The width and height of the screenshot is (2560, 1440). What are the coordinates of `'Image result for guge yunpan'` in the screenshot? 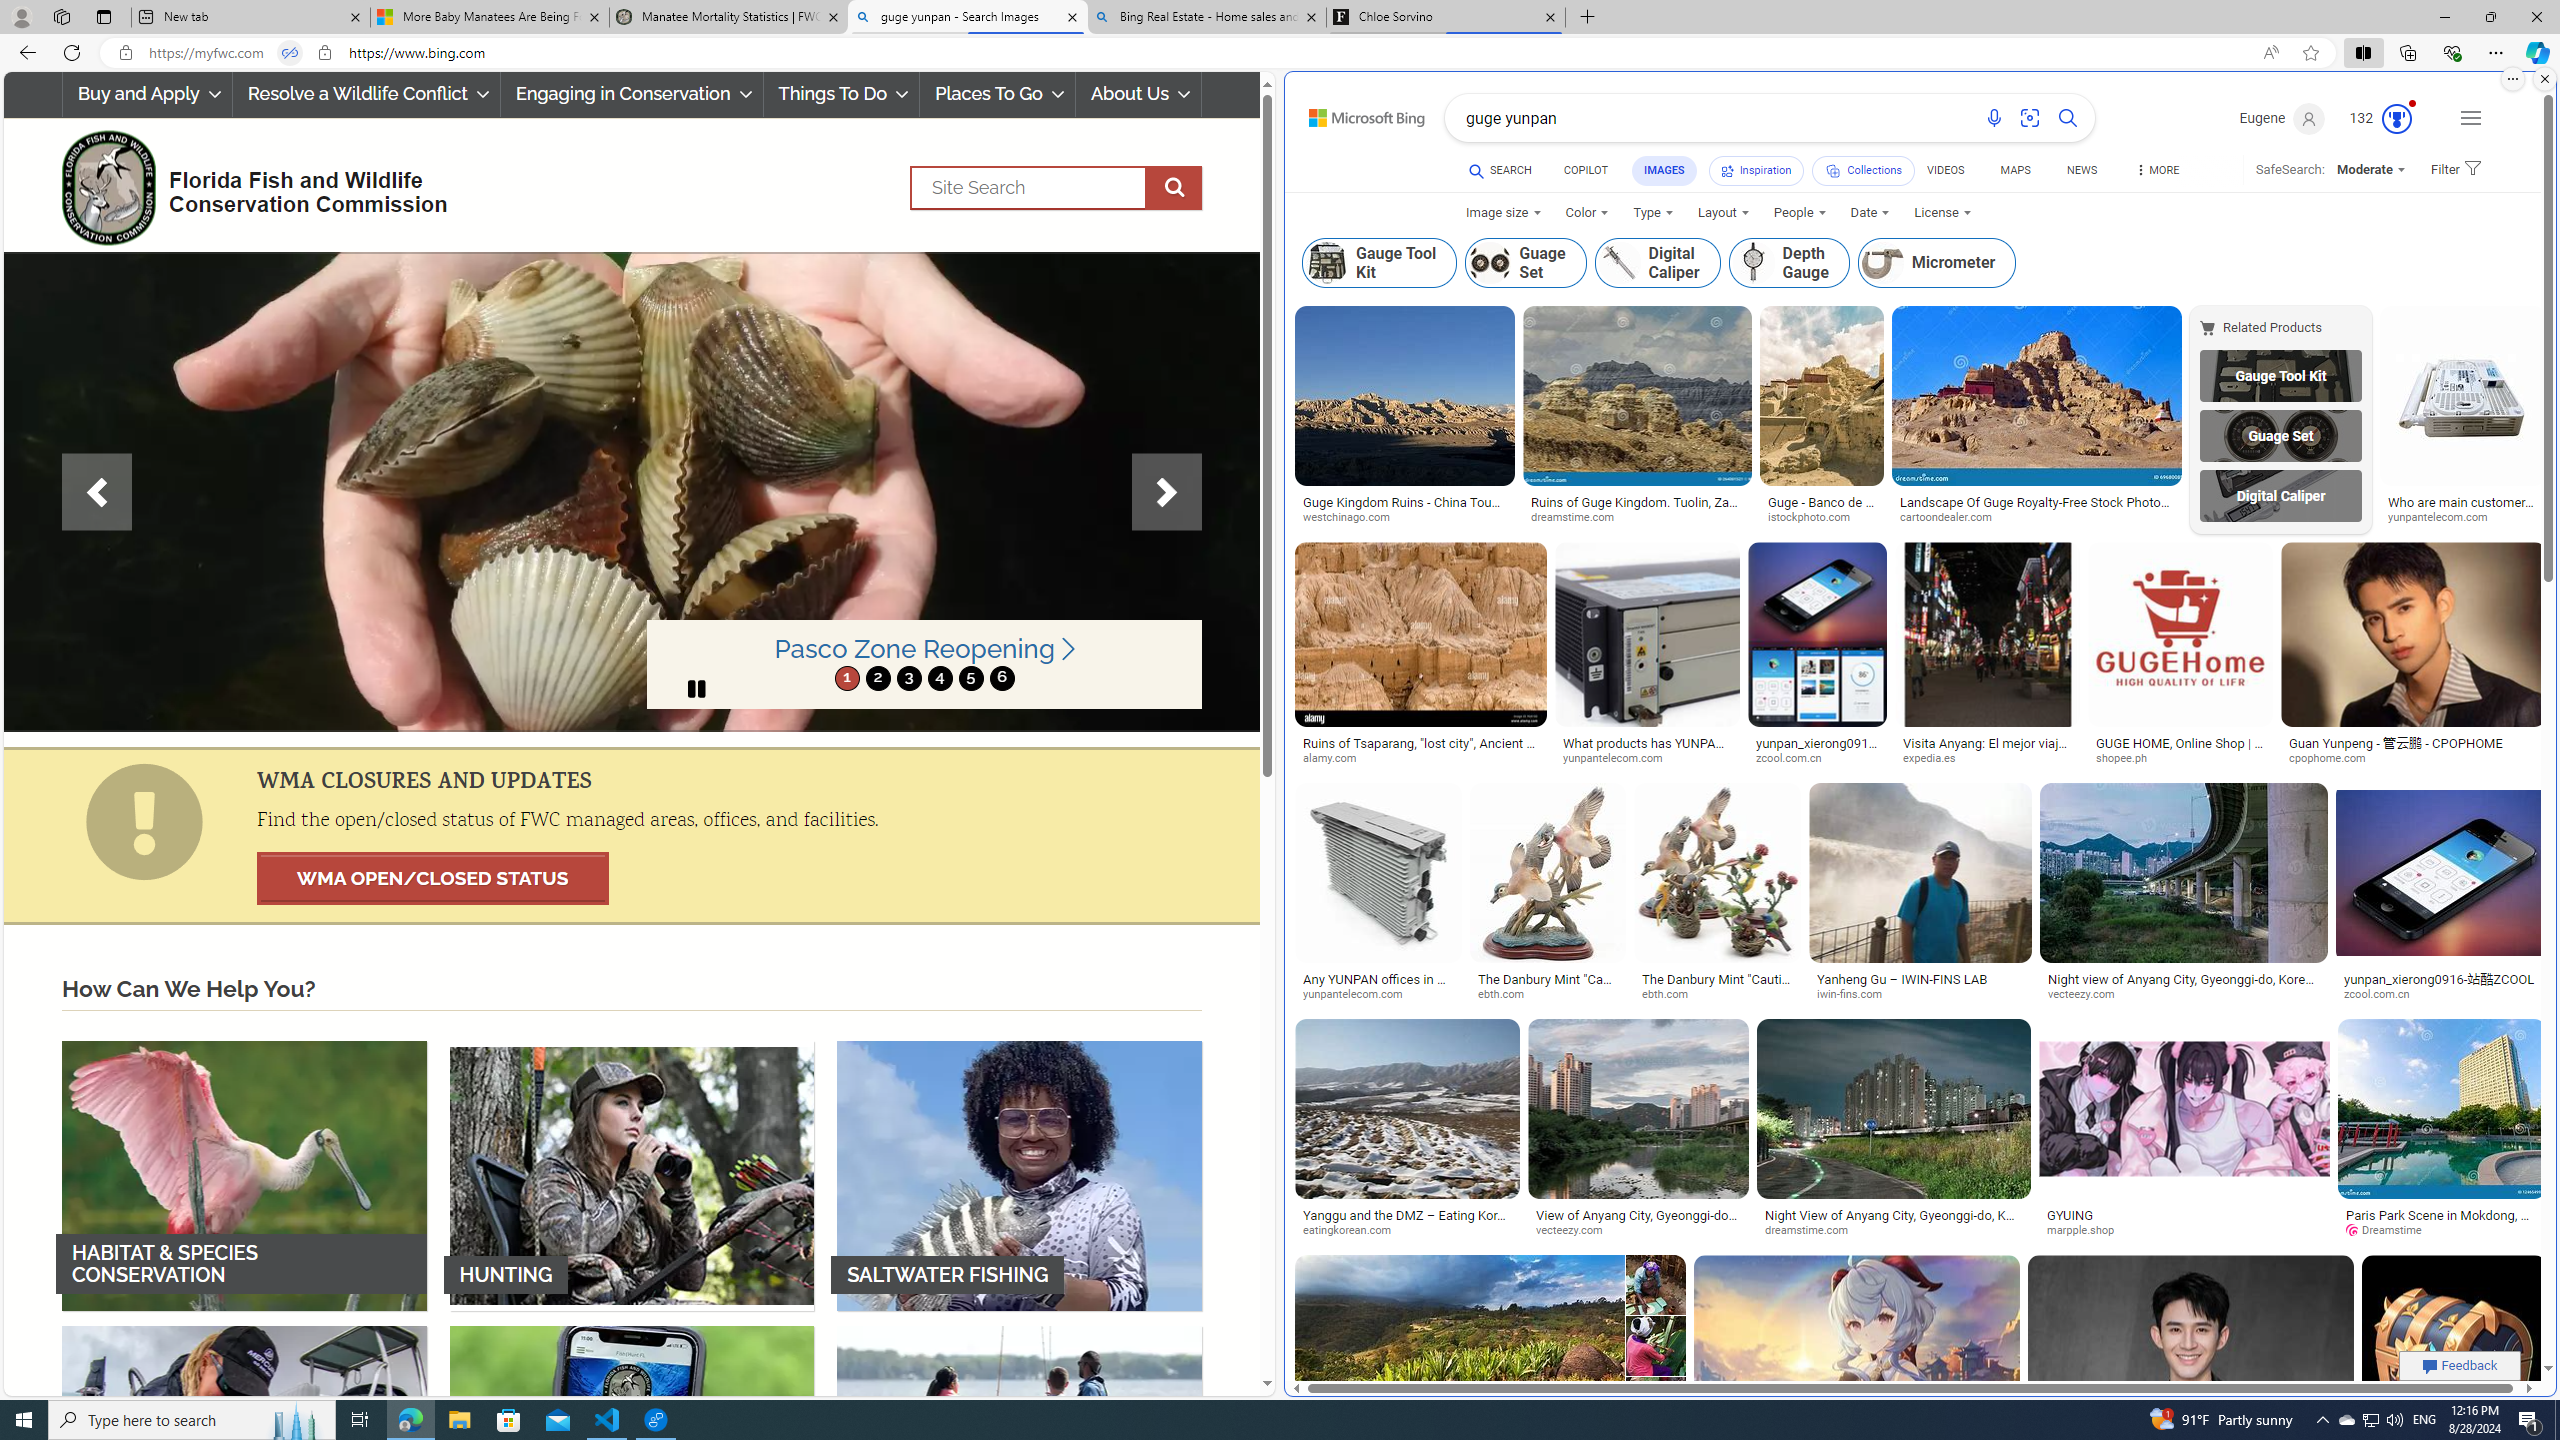 It's located at (2454, 1347).